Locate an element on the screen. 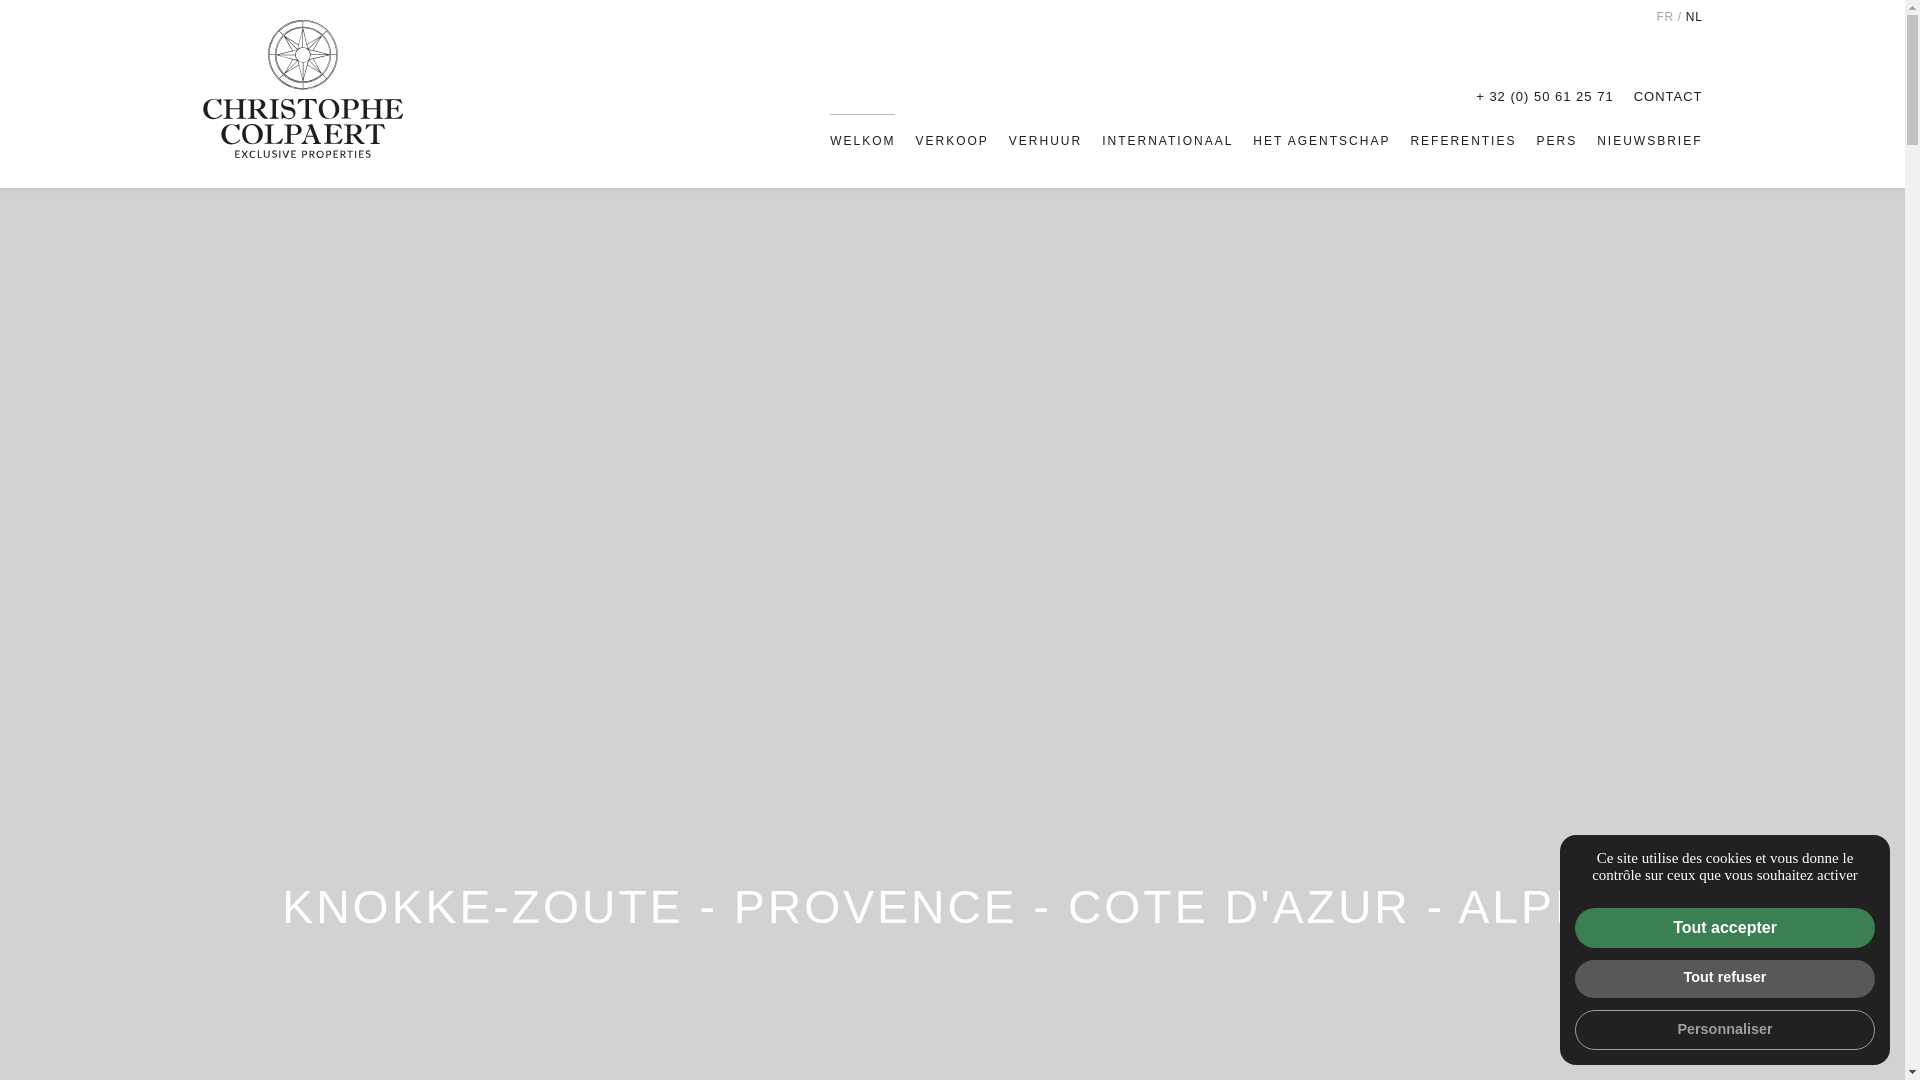  'NL' is located at coordinates (1693, 16).